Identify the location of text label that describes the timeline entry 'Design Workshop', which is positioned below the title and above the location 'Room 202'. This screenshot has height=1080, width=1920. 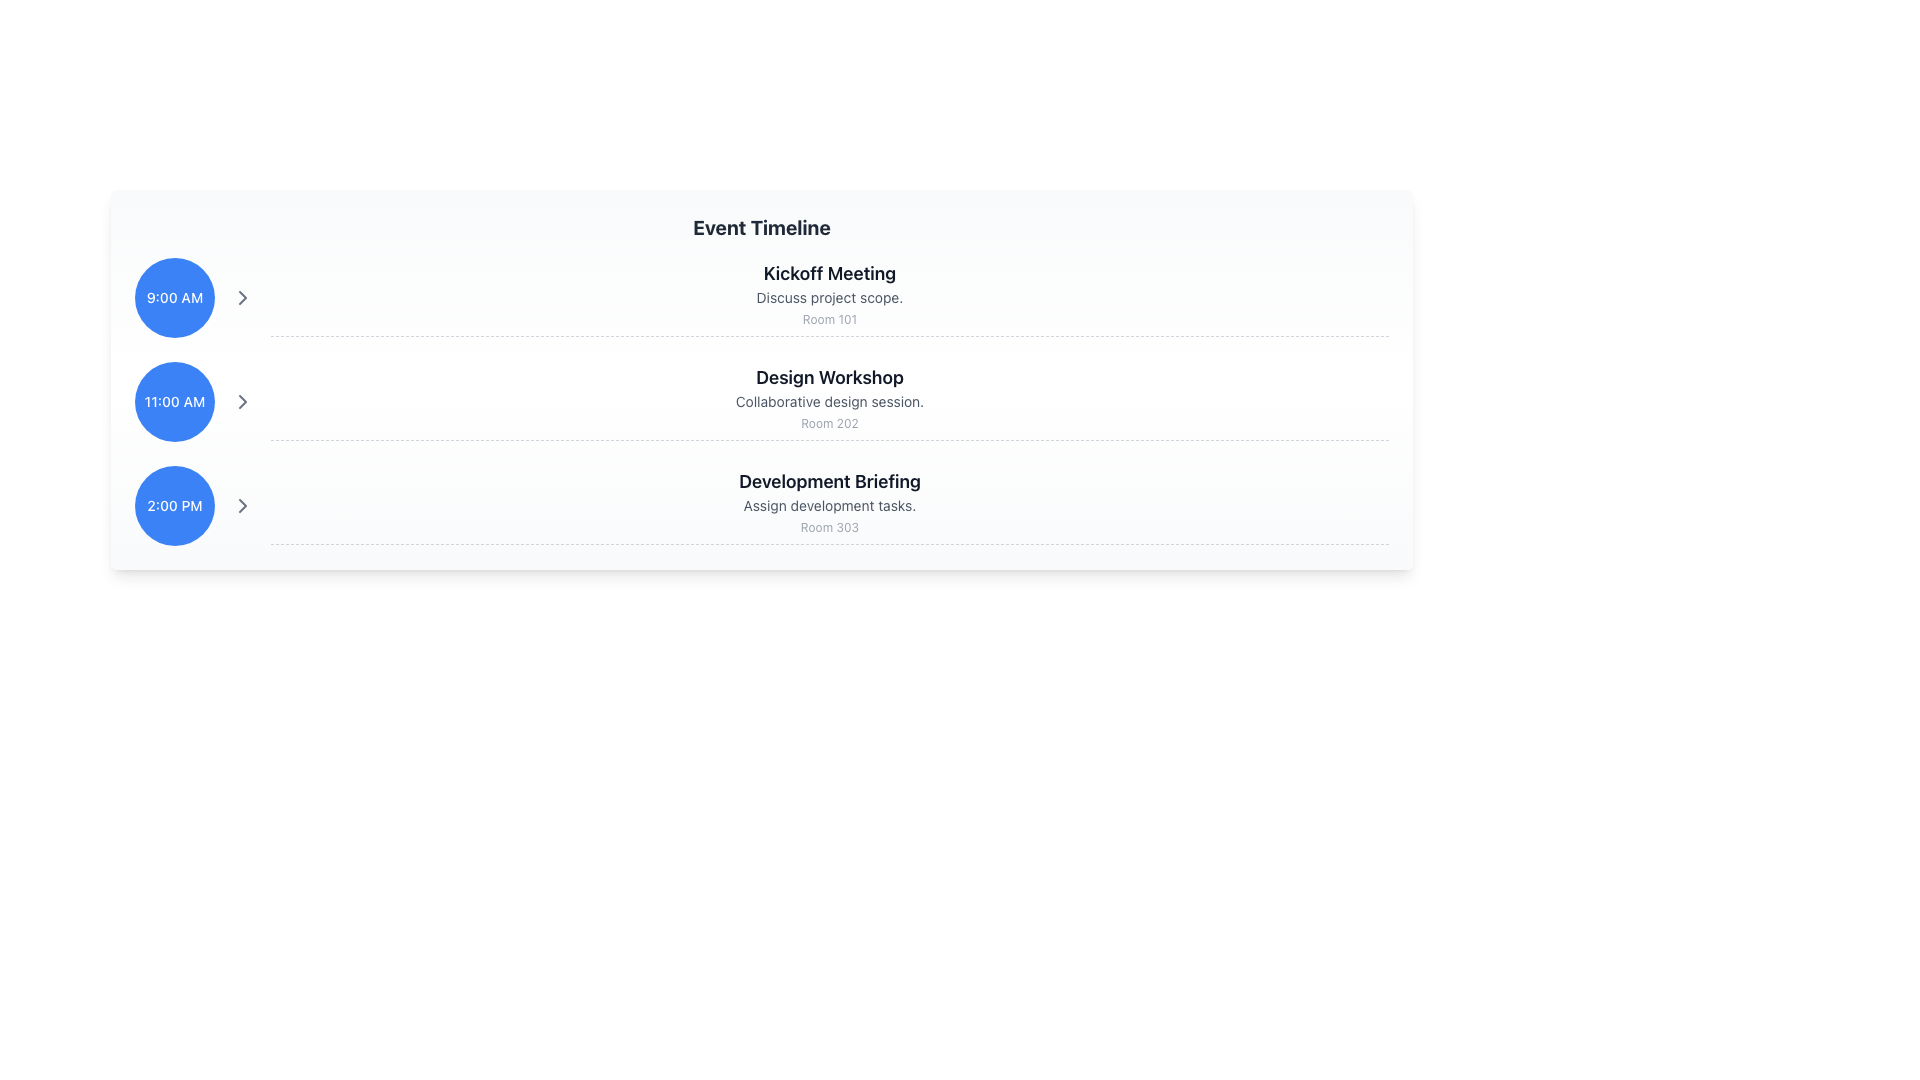
(830, 401).